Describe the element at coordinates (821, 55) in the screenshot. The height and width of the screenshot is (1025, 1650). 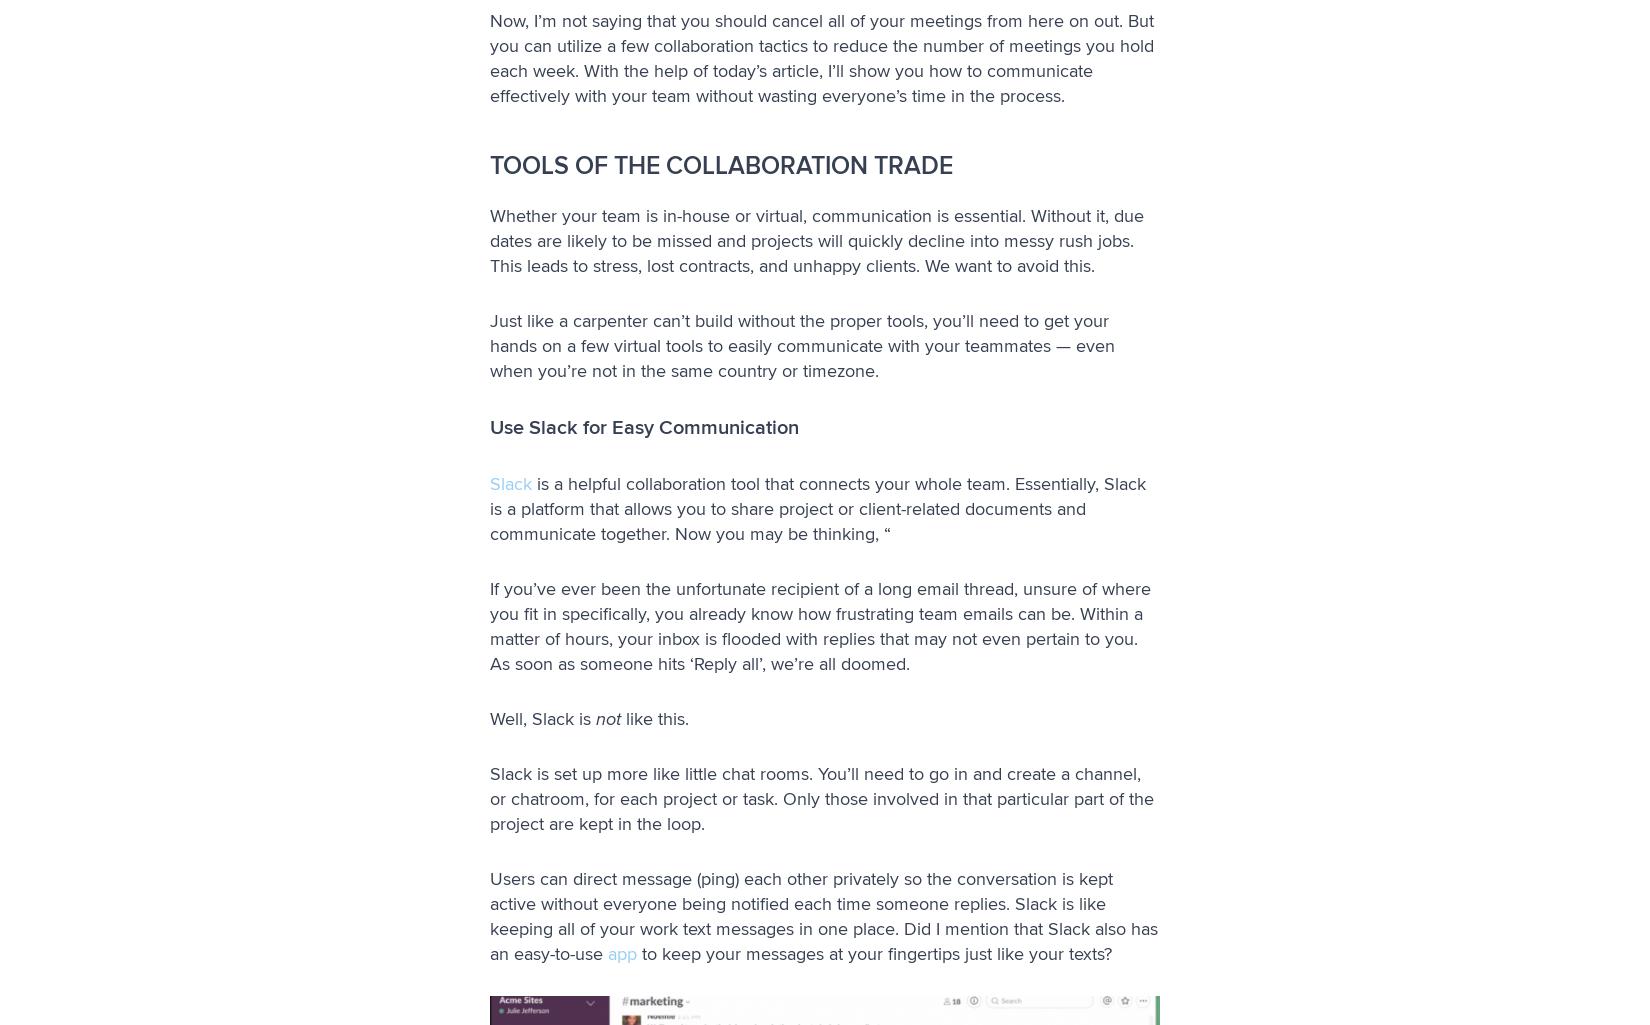
I see `'Now, I’m not saying that you should cancel all of your meetings from here on out. But you can utilize a few collaboration tactics to reduce the number of meetings you hold each week. With the help of today’s article, I’ll show you how to communicate effectively with your team without wasting everyone’s time in the process.'` at that location.